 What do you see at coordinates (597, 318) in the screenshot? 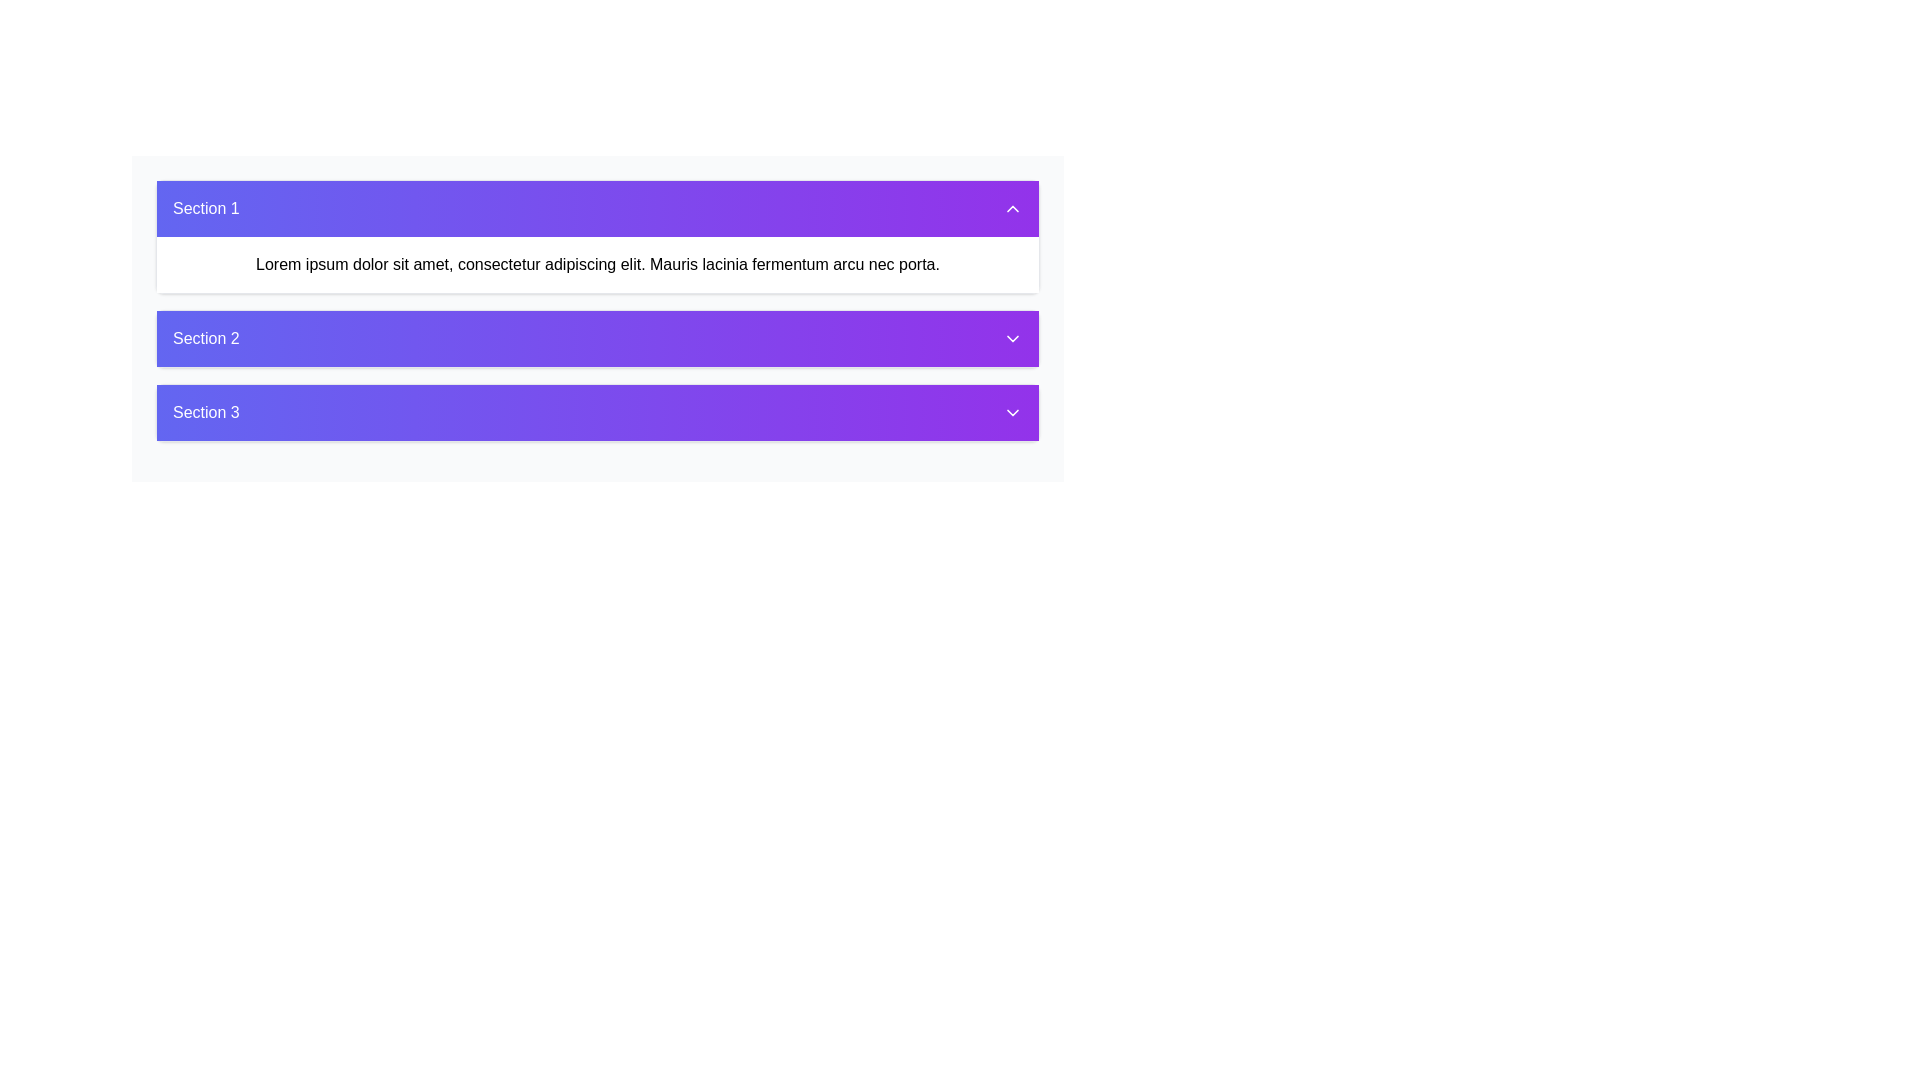
I see `the collapsible section header labeled 'Section 2'` at bounding box center [597, 318].